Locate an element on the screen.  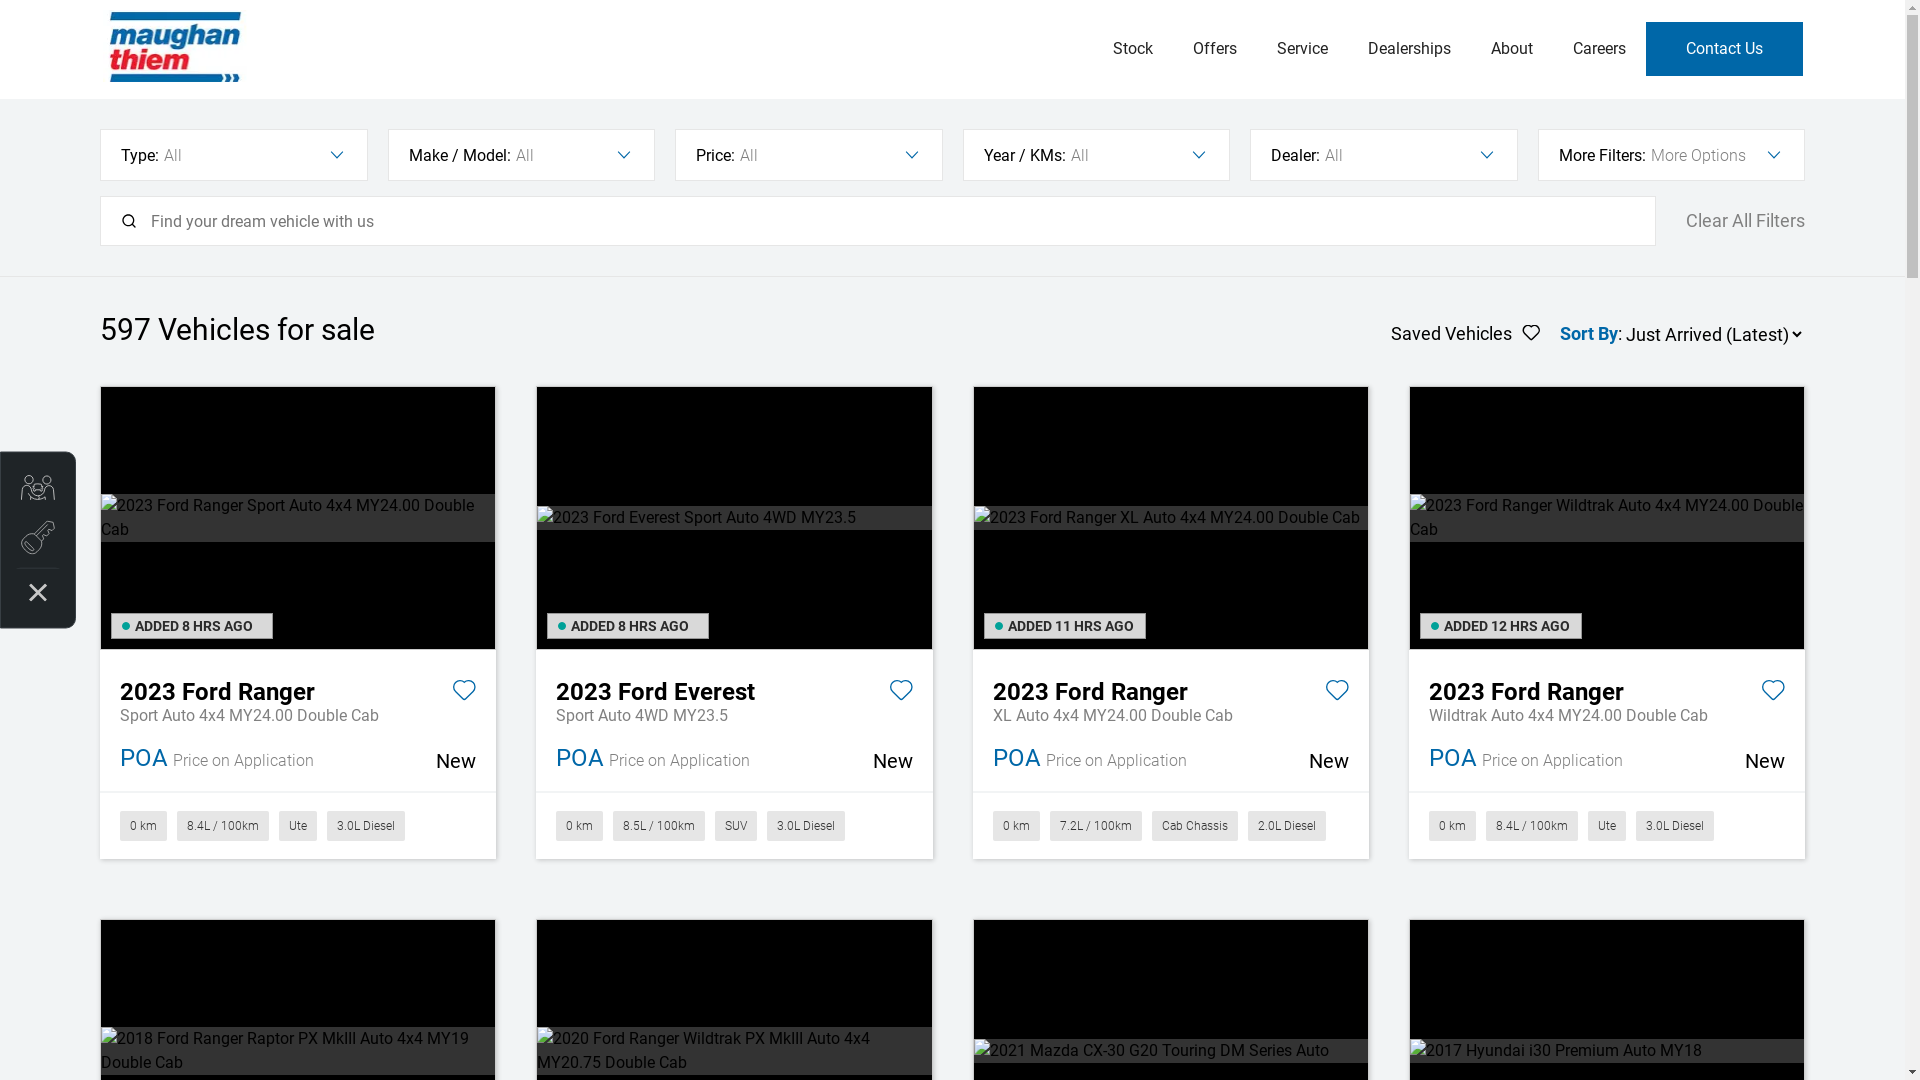
'POA is located at coordinates (296, 759).